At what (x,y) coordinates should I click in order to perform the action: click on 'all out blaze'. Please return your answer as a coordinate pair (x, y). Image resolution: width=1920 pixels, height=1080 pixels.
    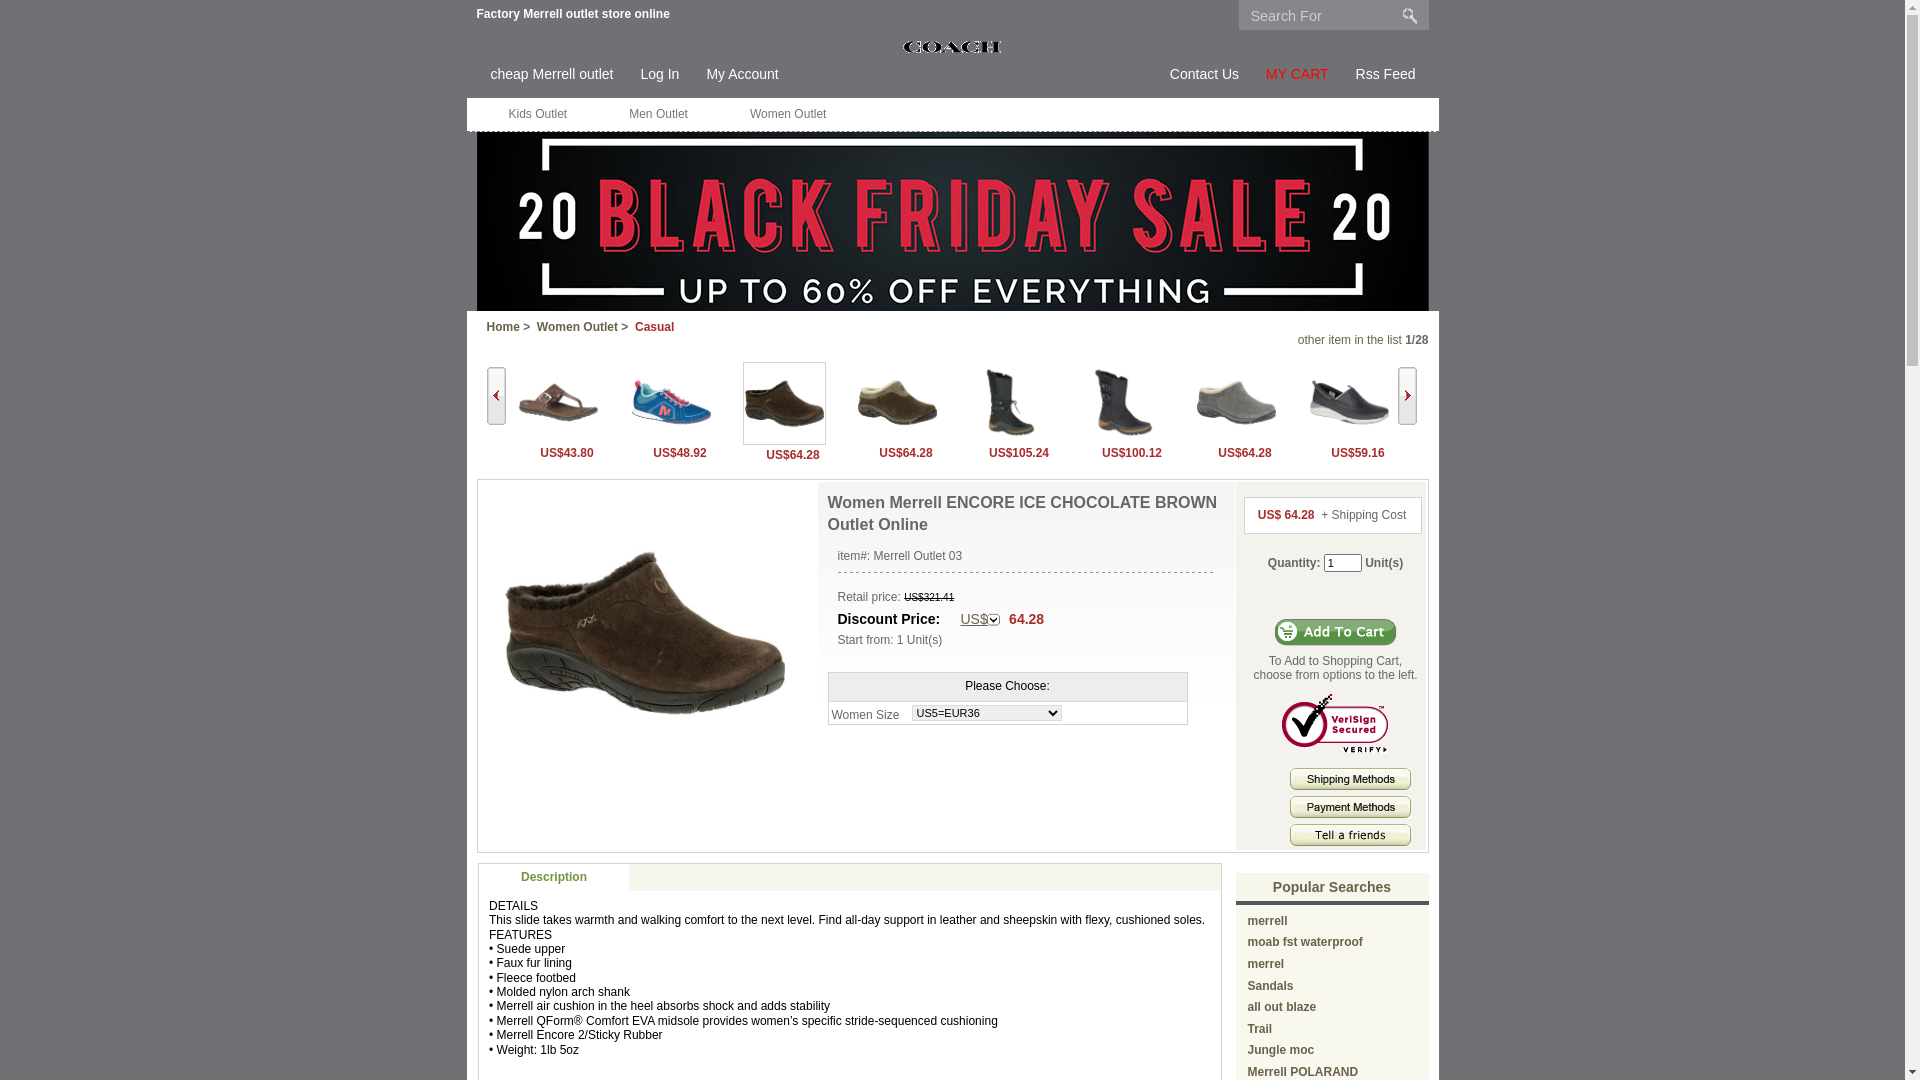
    Looking at the image, I should click on (1282, 1006).